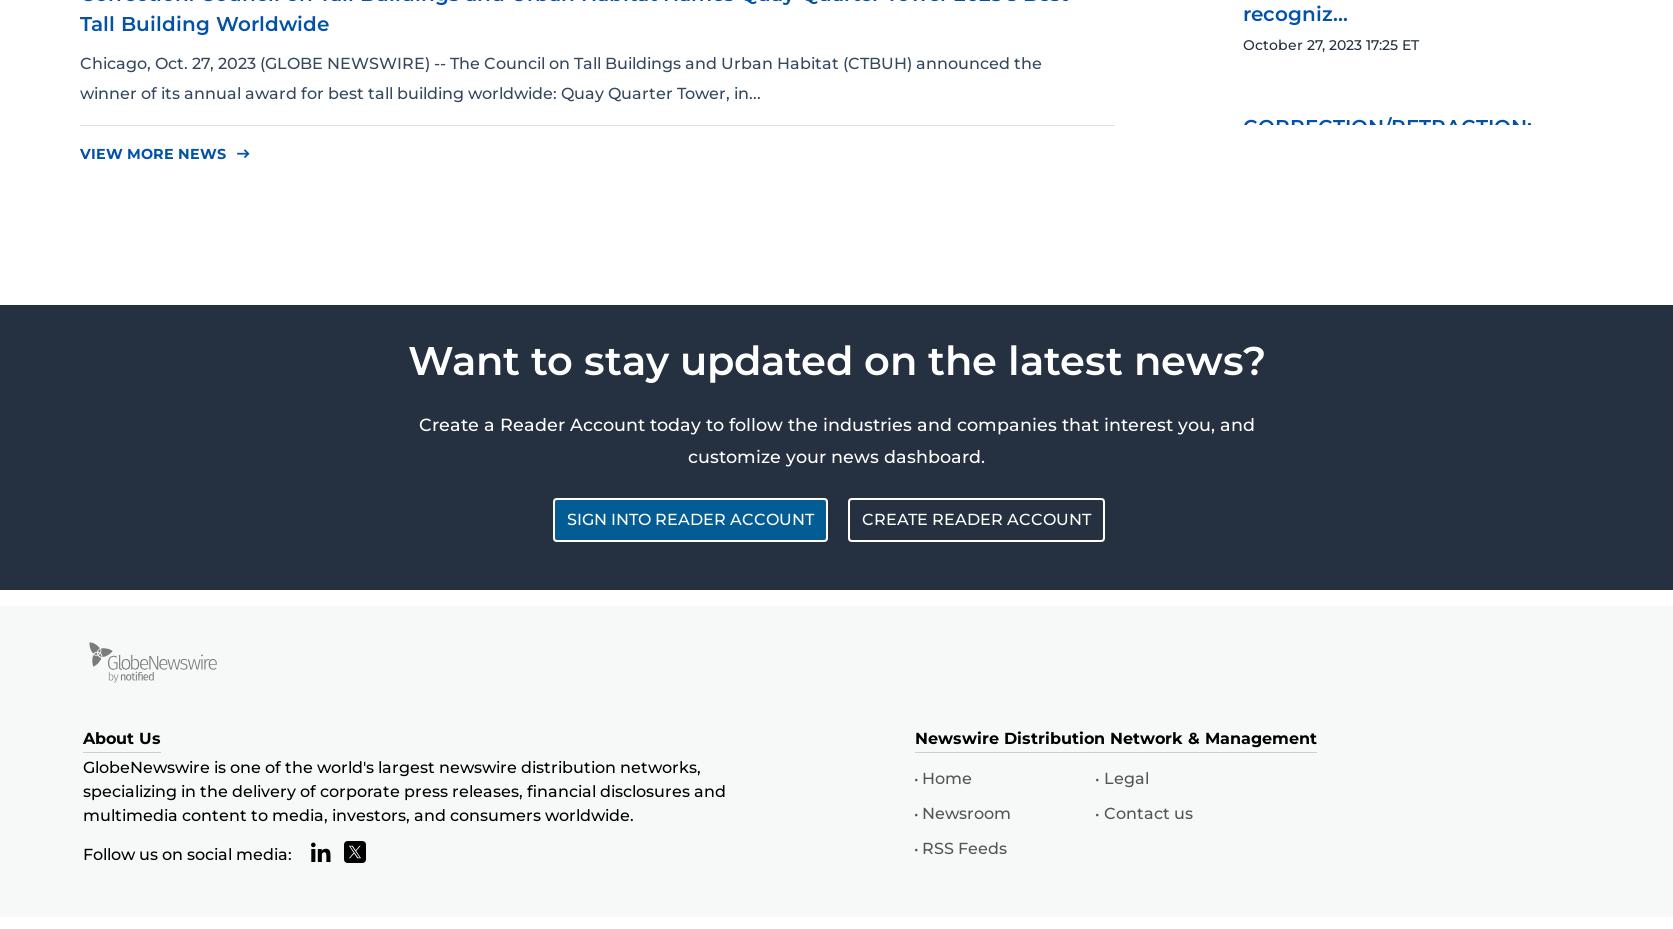  Describe the element at coordinates (79, 76) in the screenshot. I see `'Chicago, Oct.  27, 2023  (GLOBE NEWSWIRE) -- The Council on Tall Buildings and Urban Habitat (CTBUH) announced the winner of its annual award for best tall building worldwide: Quay Quarter Tower, in...'` at that location.